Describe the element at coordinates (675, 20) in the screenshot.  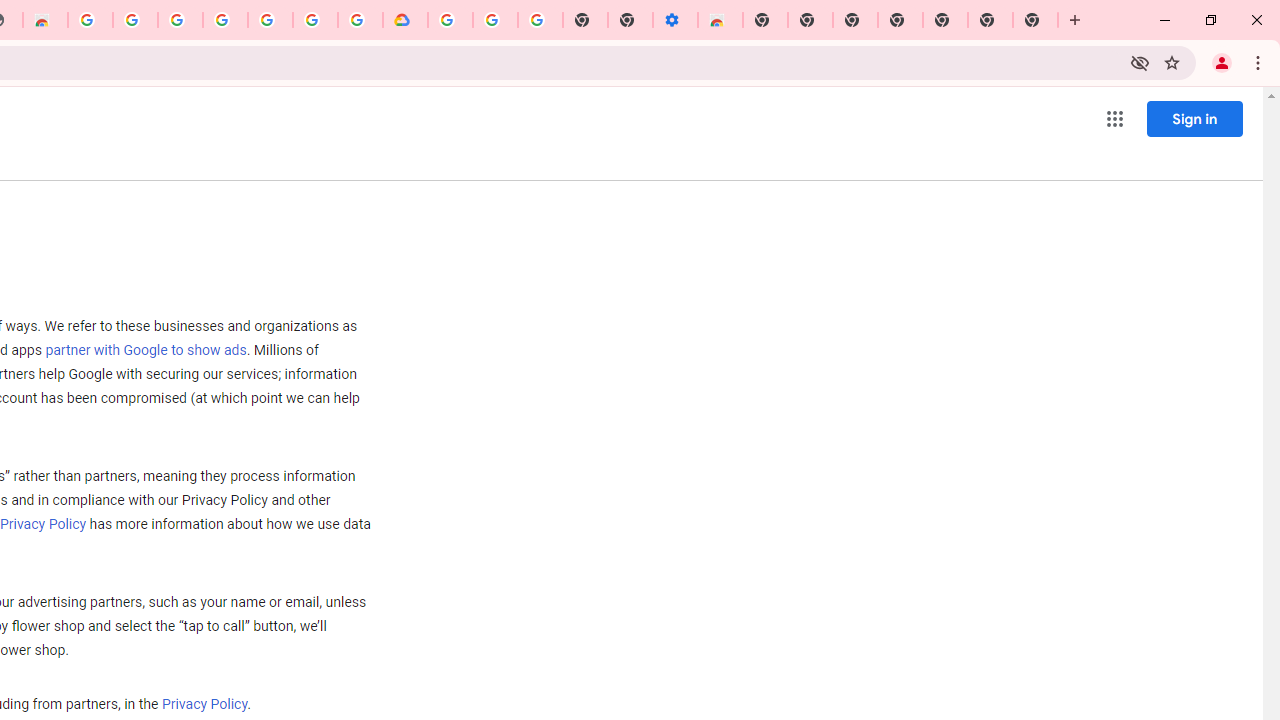
I see `'Settings - Accessibility'` at that location.